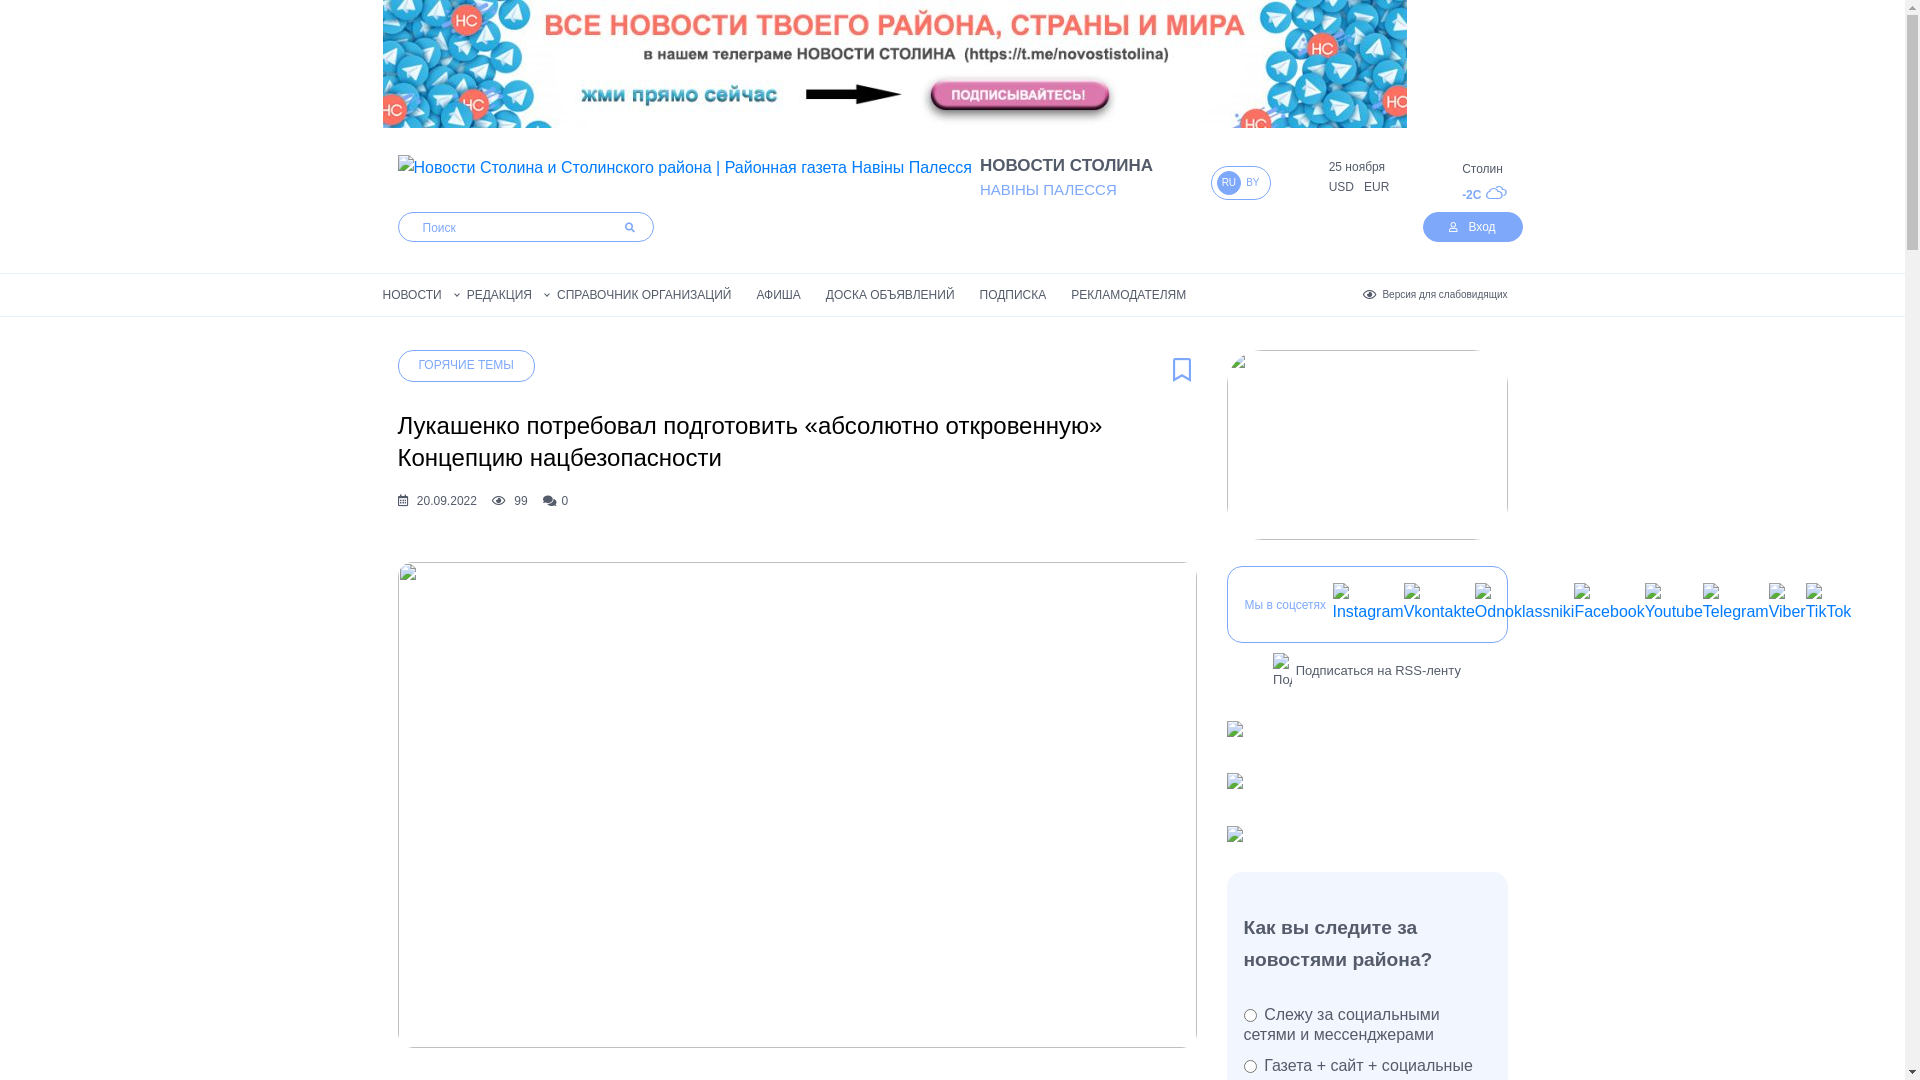 This screenshot has height=1080, width=1920. Describe the element at coordinates (1227, 183) in the screenshot. I see `'RU'` at that location.